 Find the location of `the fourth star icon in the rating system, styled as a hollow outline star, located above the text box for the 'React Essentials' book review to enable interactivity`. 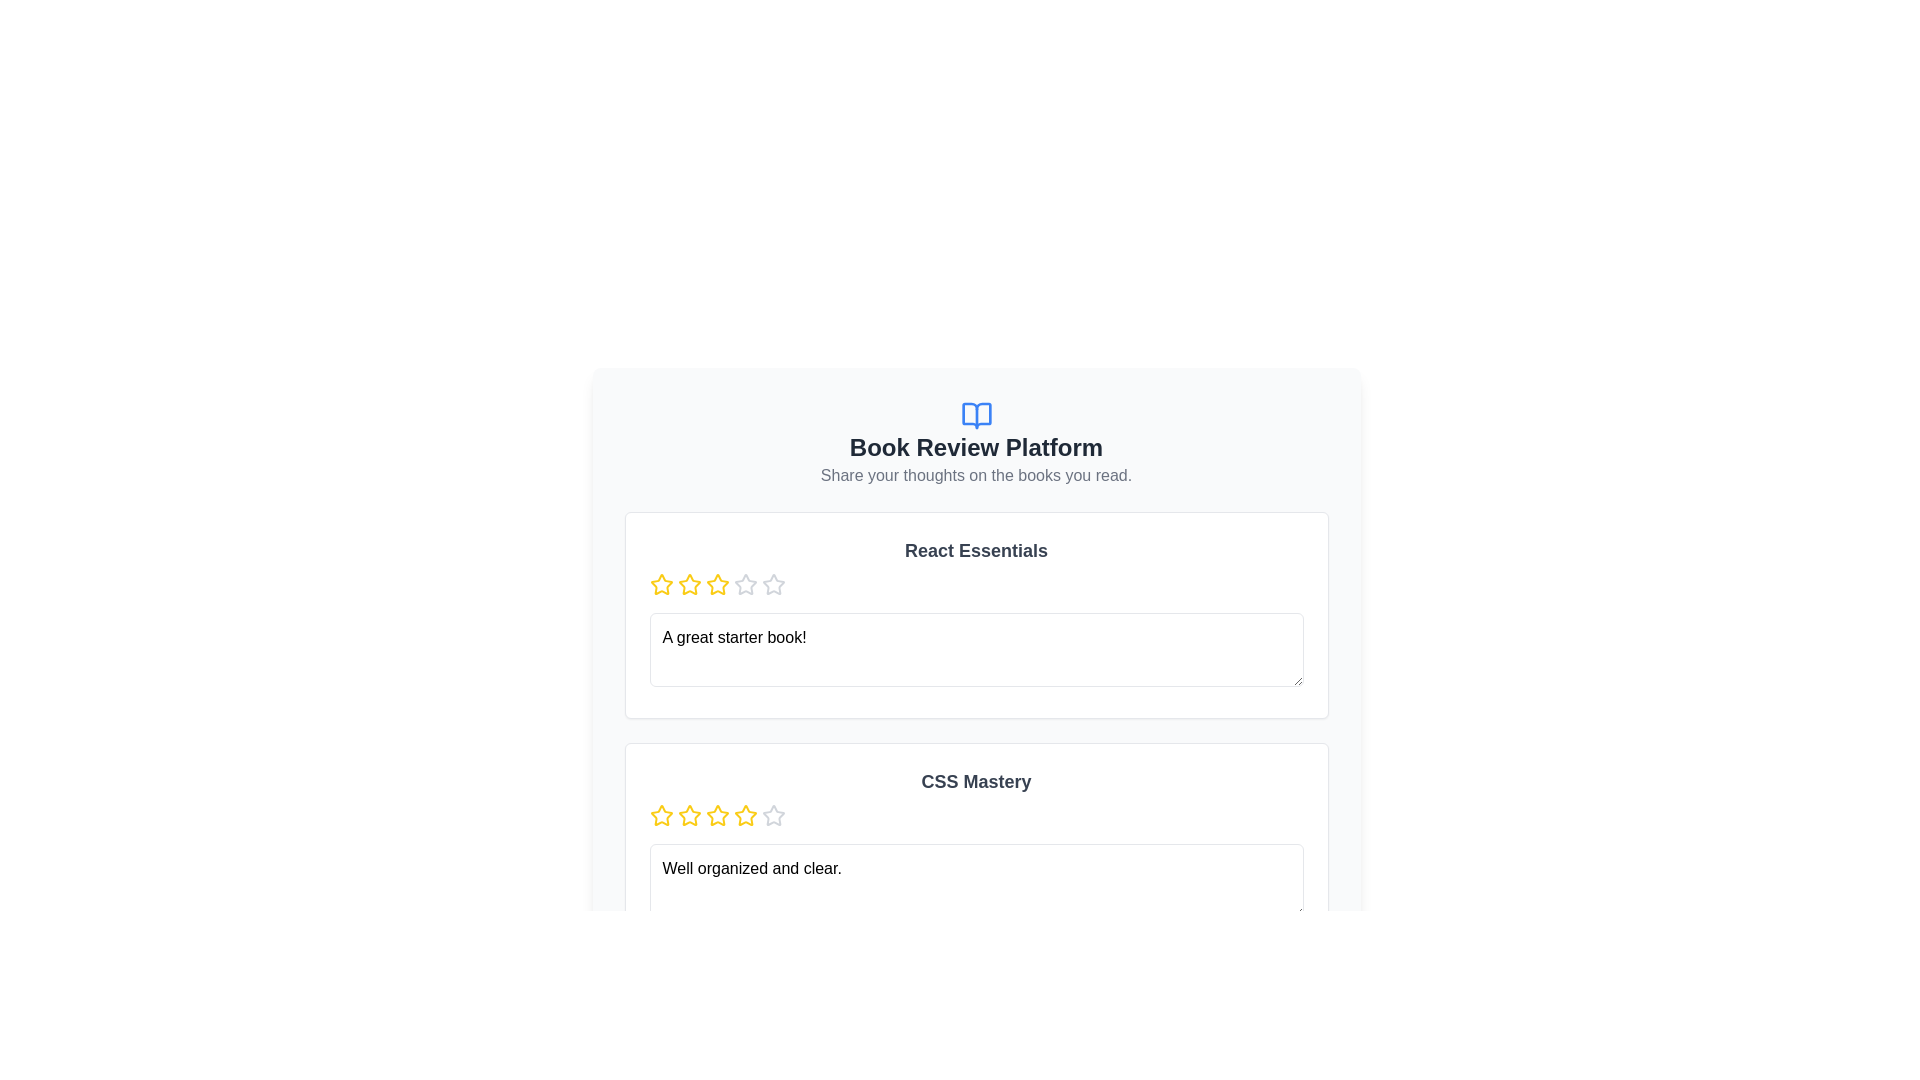

the fourth star icon in the rating system, styled as a hollow outline star, located above the text box for the 'React Essentials' book review to enable interactivity is located at coordinates (772, 584).